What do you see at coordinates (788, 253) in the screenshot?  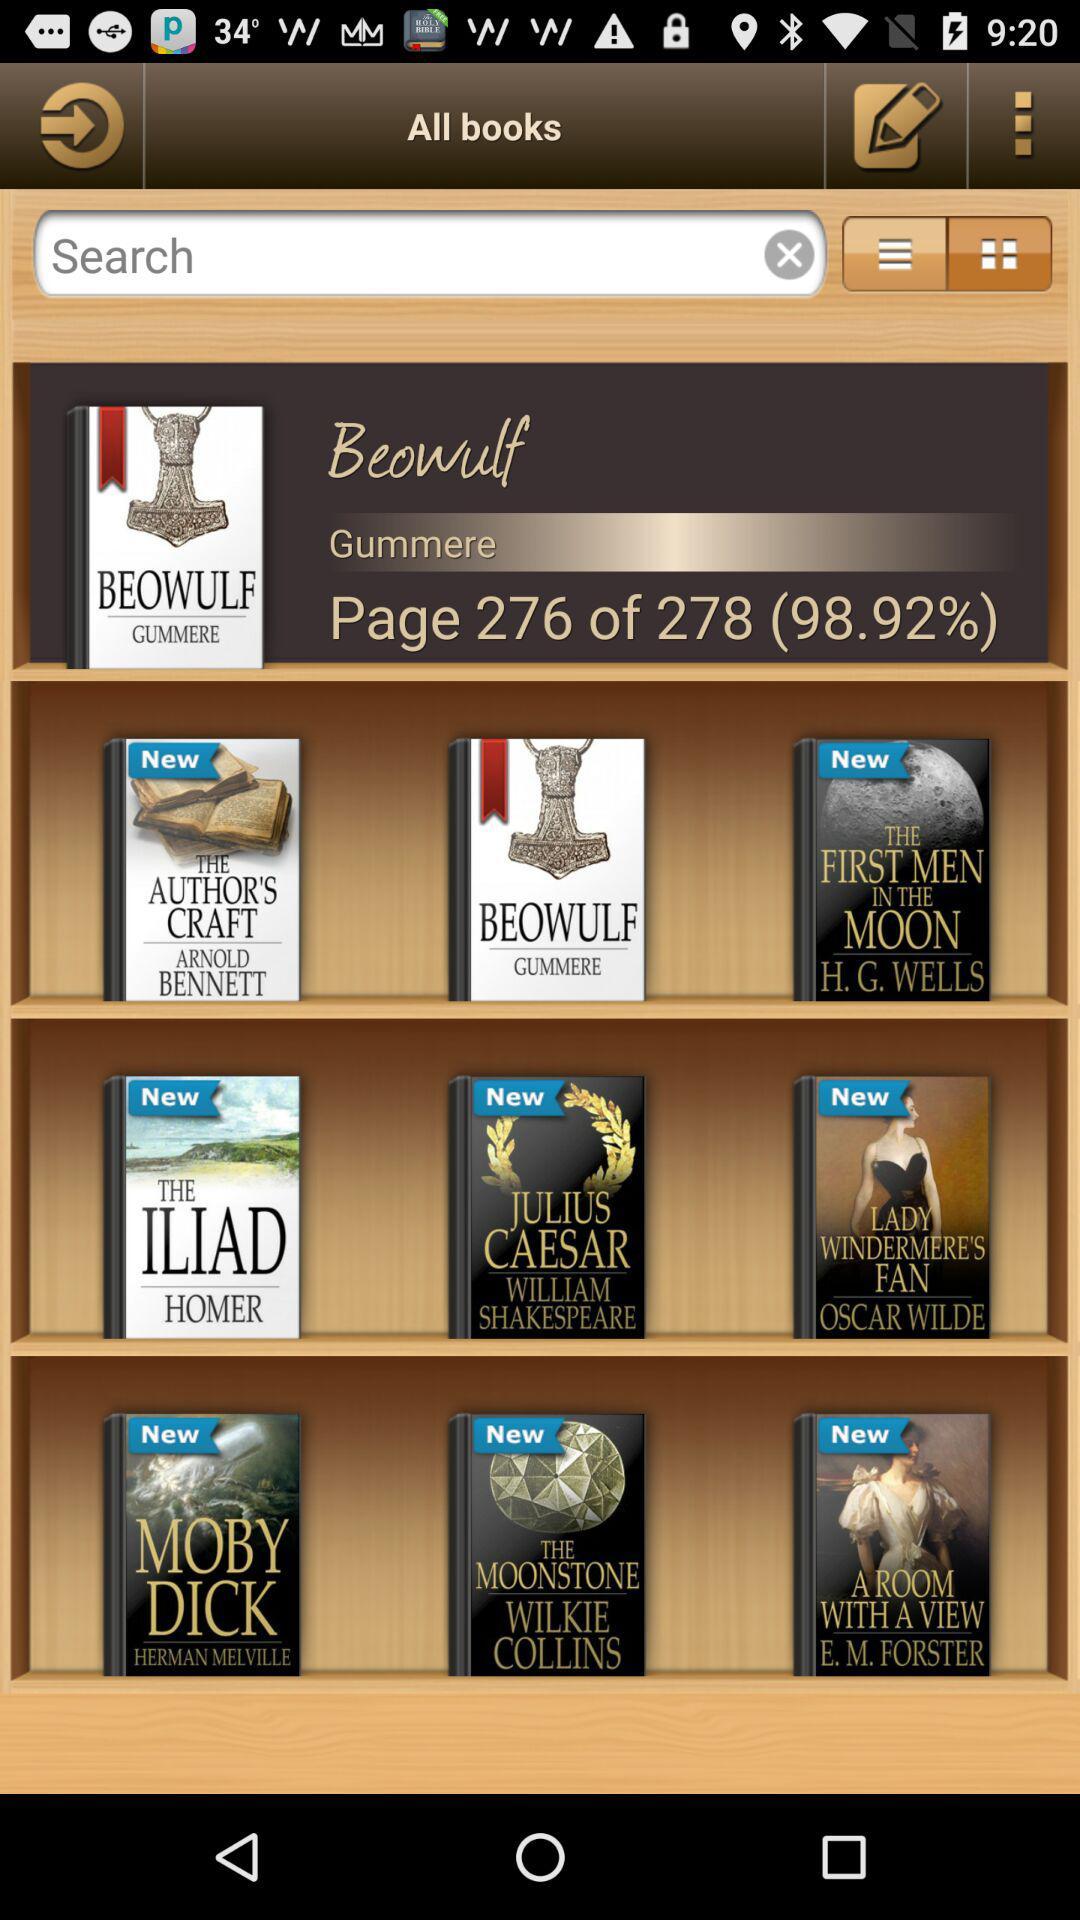 I see `cancel or delete the search` at bounding box center [788, 253].